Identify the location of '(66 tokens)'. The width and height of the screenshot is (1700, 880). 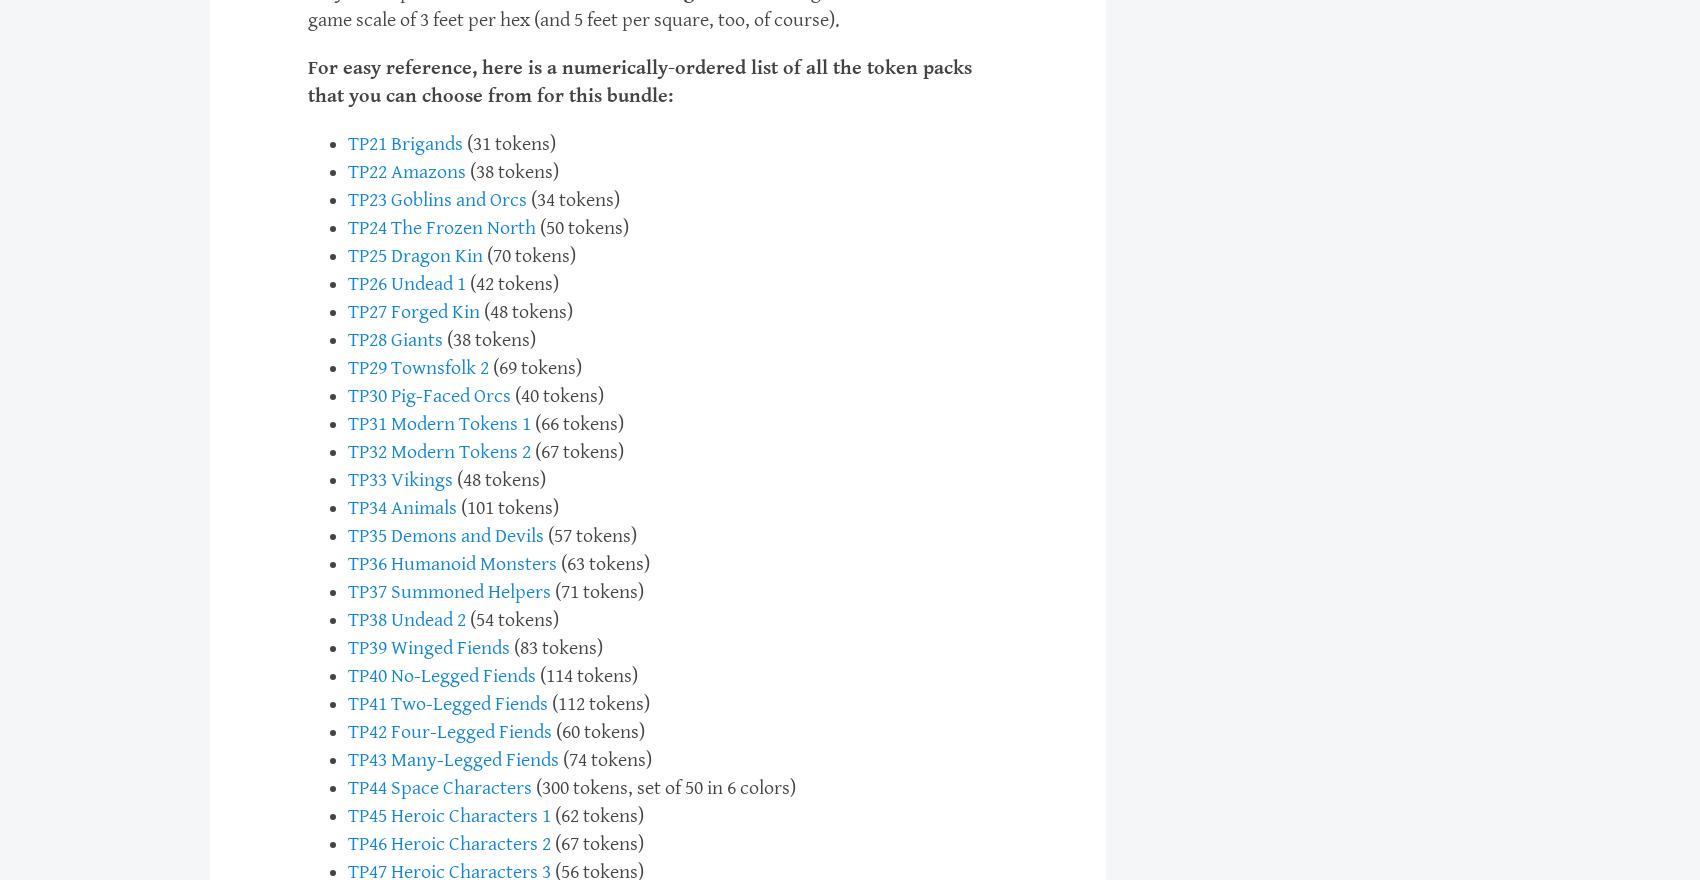
(576, 424).